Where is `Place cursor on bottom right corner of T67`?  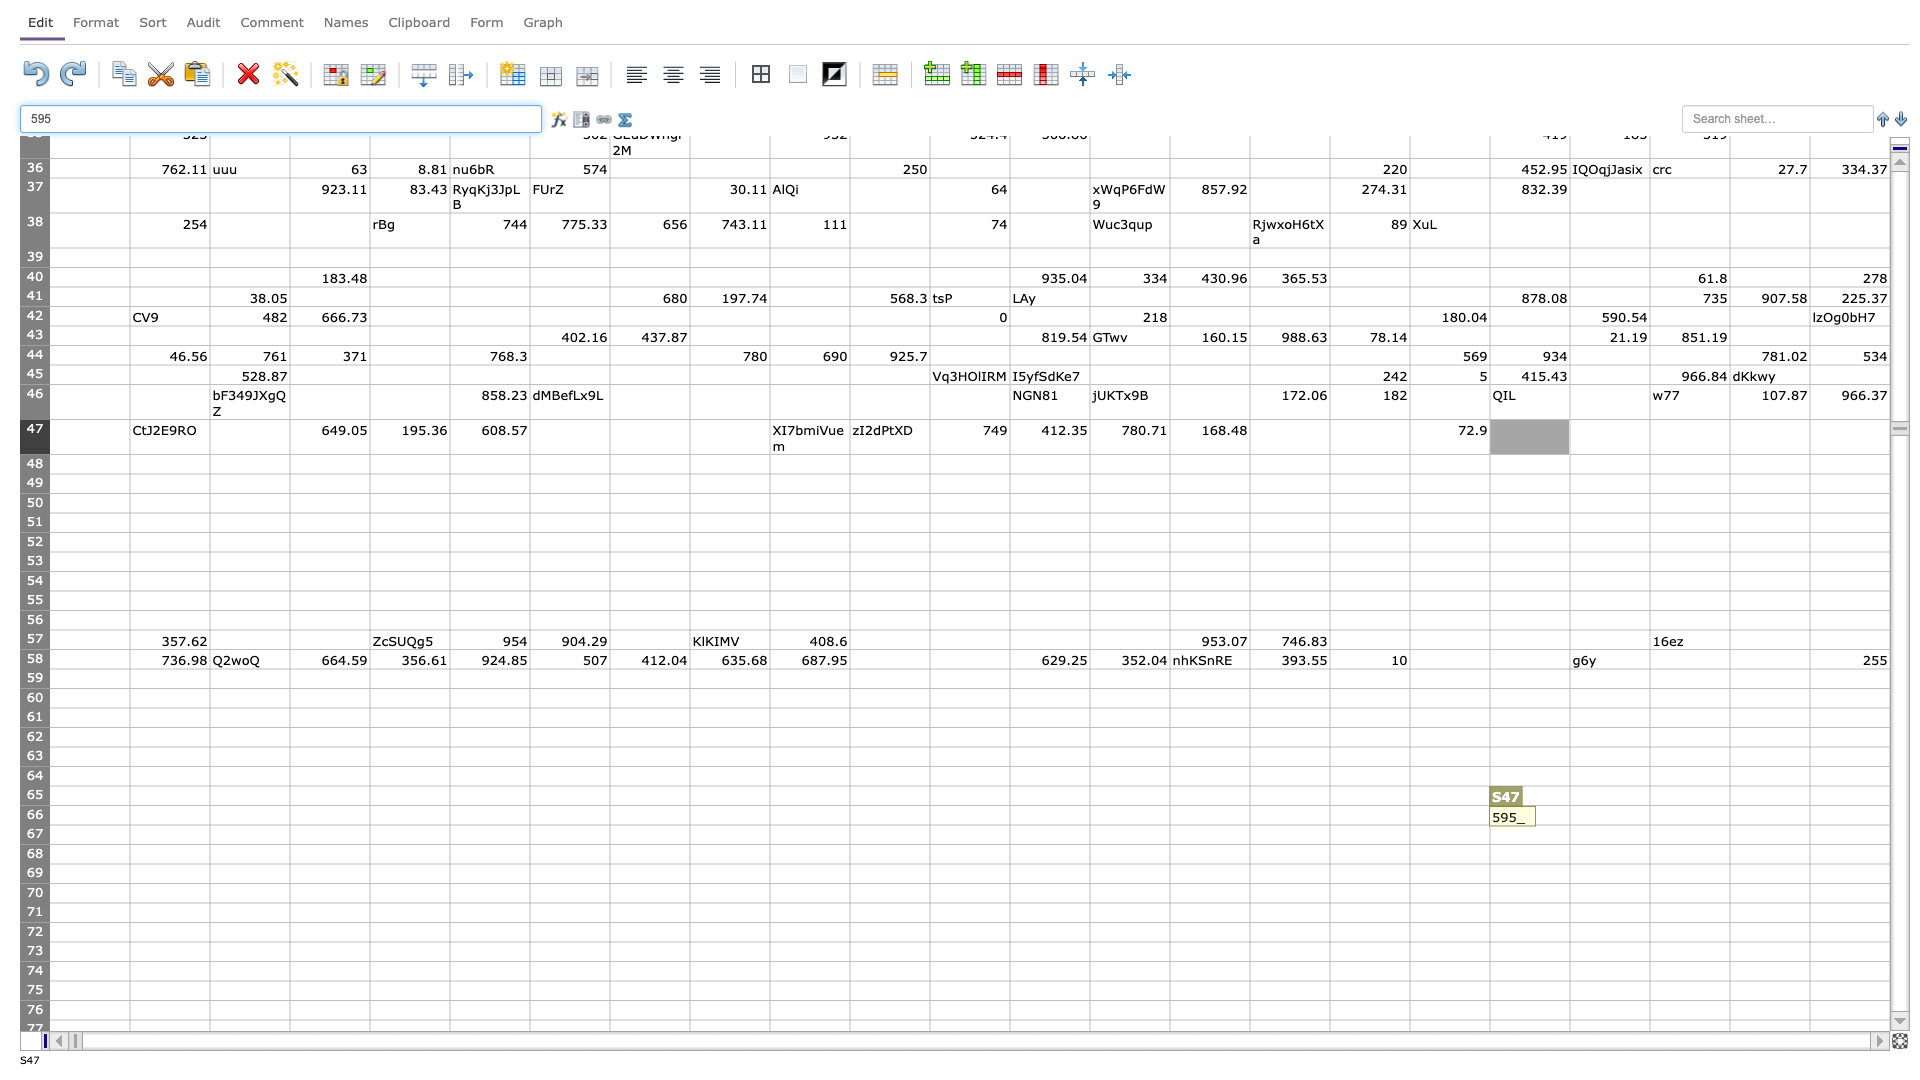 Place cursor on bottom right corner of T67 is located at coordinates (1650, 844).